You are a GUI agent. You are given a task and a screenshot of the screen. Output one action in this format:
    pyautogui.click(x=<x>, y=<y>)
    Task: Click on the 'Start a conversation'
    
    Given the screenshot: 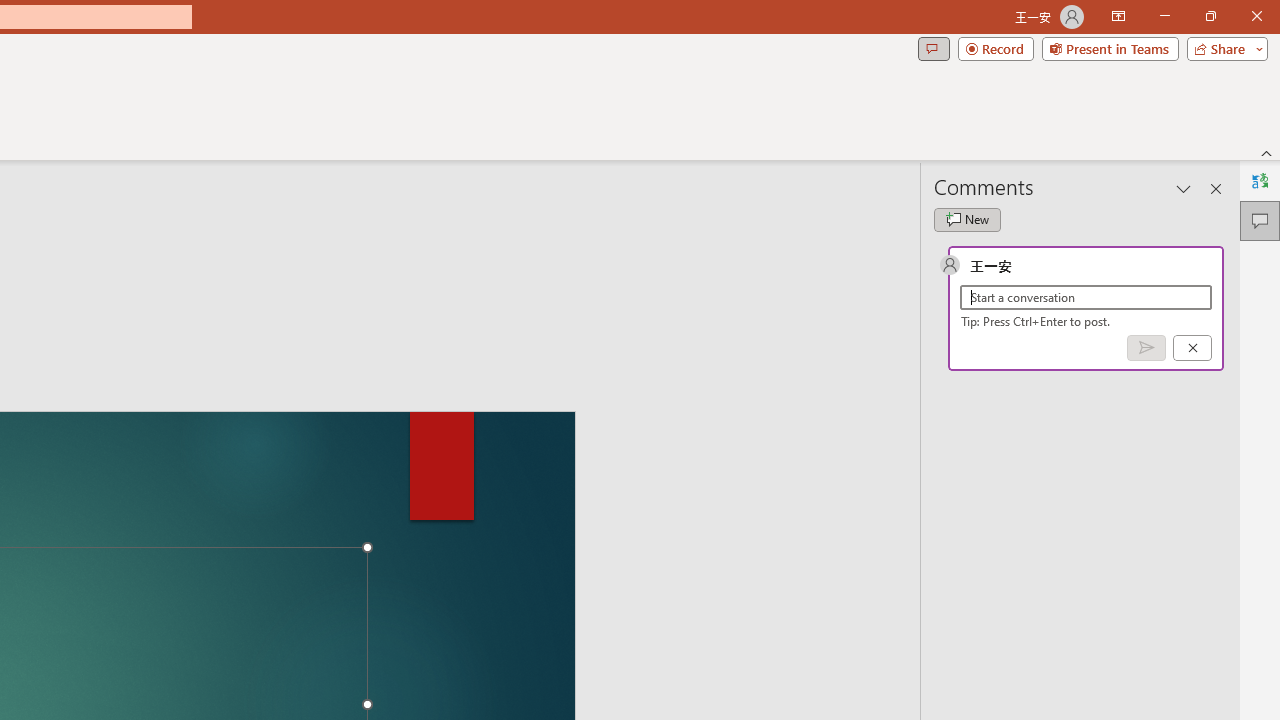 What is the action you would take?
    pyautogui.click(x=1085, y=297)
    